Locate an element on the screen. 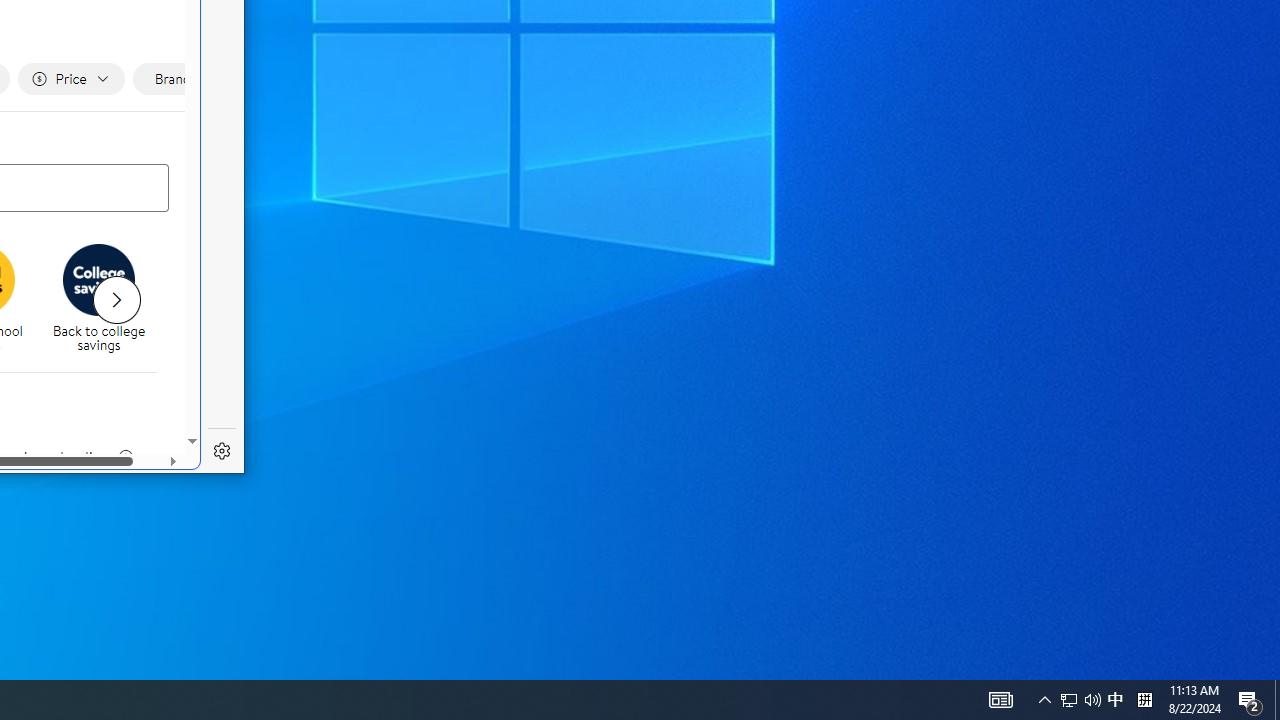 The width and height of the screenshot is (1280, 720). 'Filter by Brand not applied, activate to change' is located at coordinates (180, 78).